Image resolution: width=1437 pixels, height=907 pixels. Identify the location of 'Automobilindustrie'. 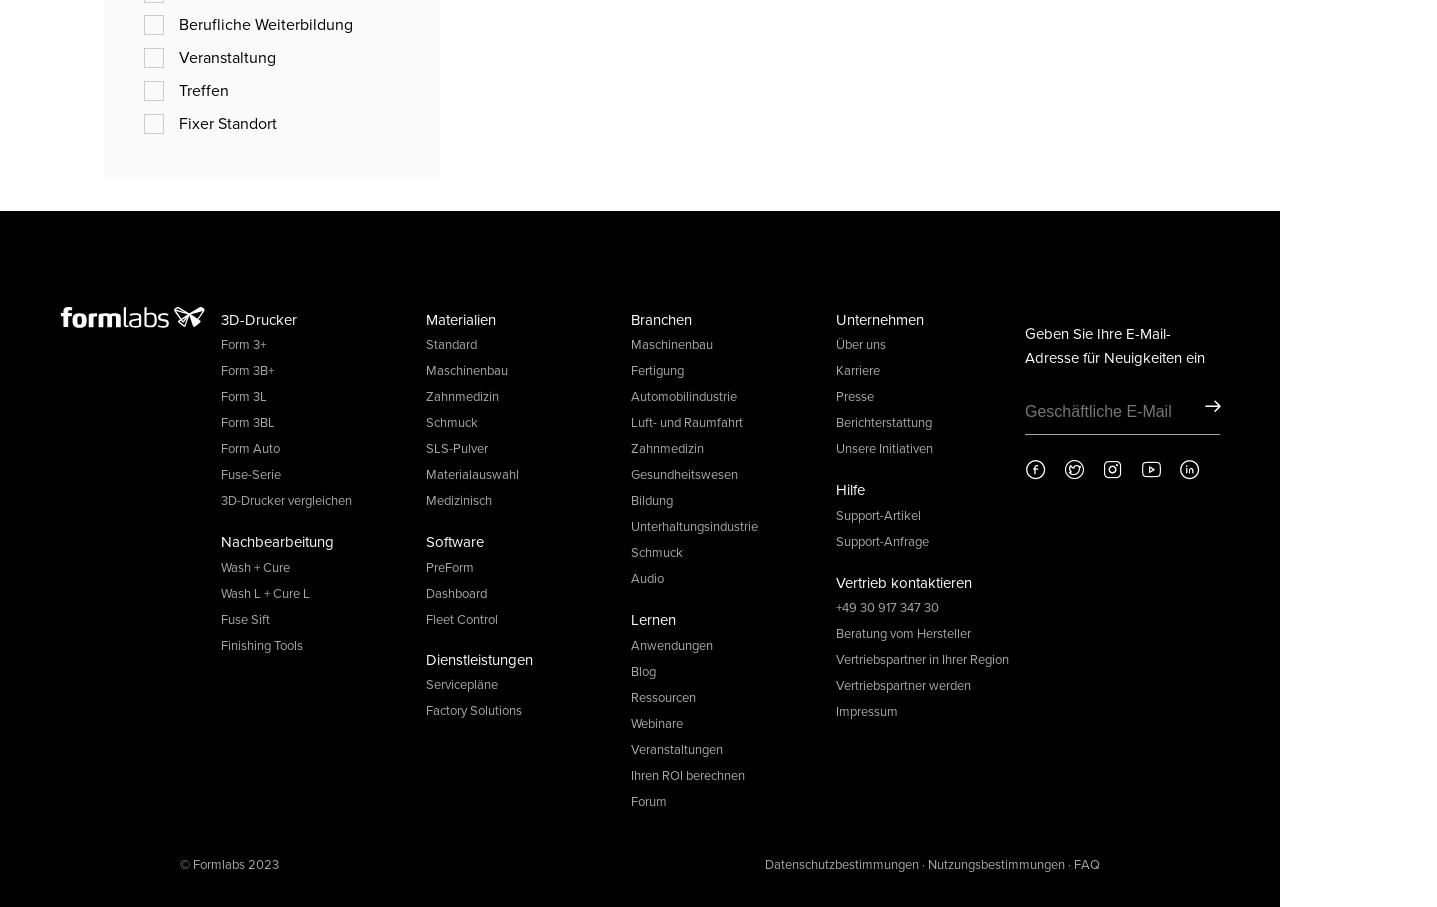
(683, 396).